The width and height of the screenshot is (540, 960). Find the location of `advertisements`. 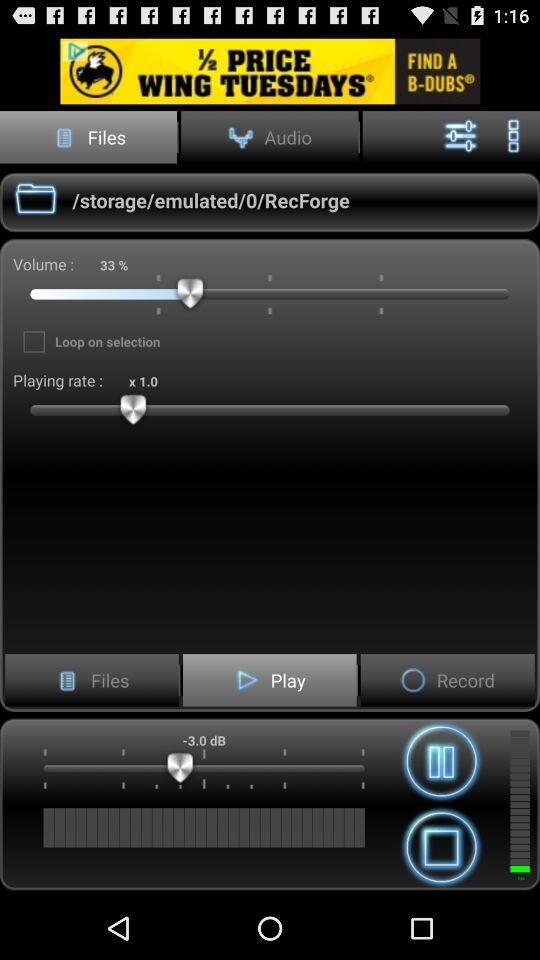

advertisements is located at coordinates (270, 71).